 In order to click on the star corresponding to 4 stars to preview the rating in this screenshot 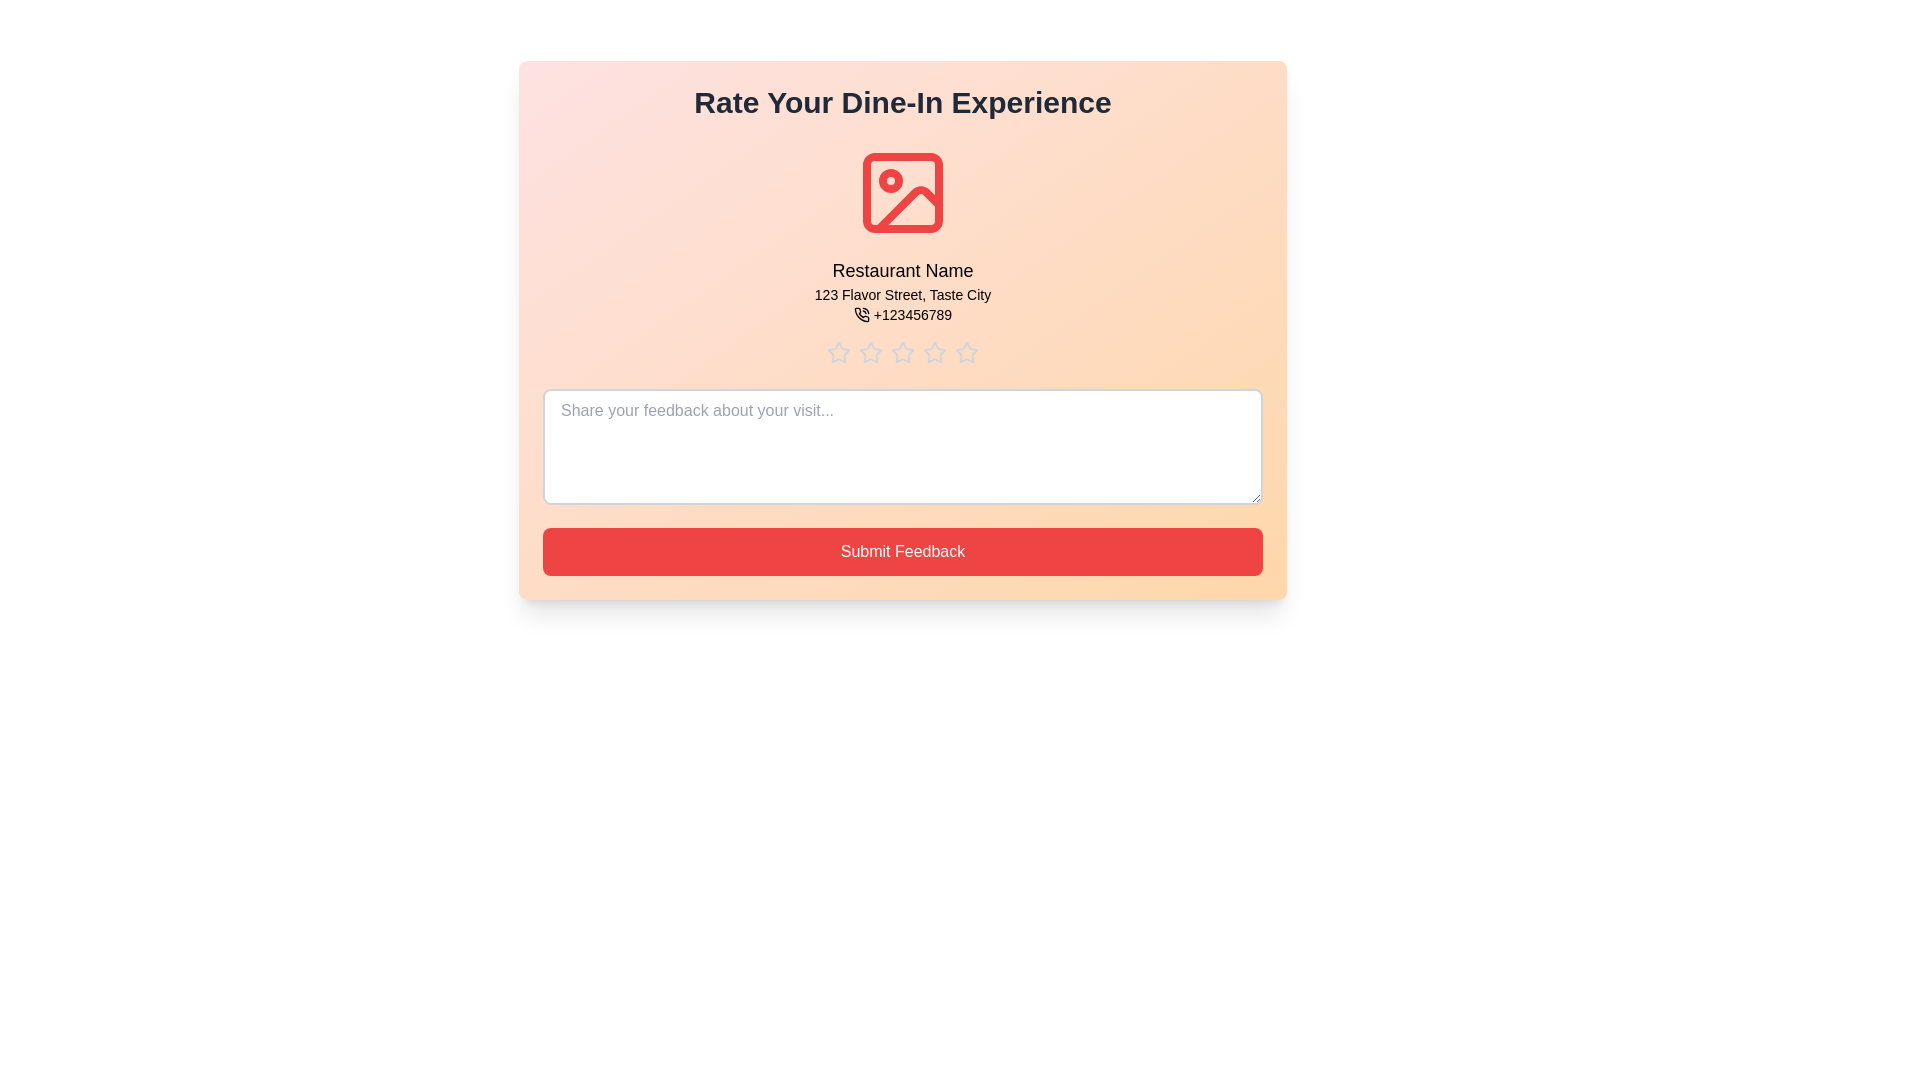, I will do `click(934, 352)`.